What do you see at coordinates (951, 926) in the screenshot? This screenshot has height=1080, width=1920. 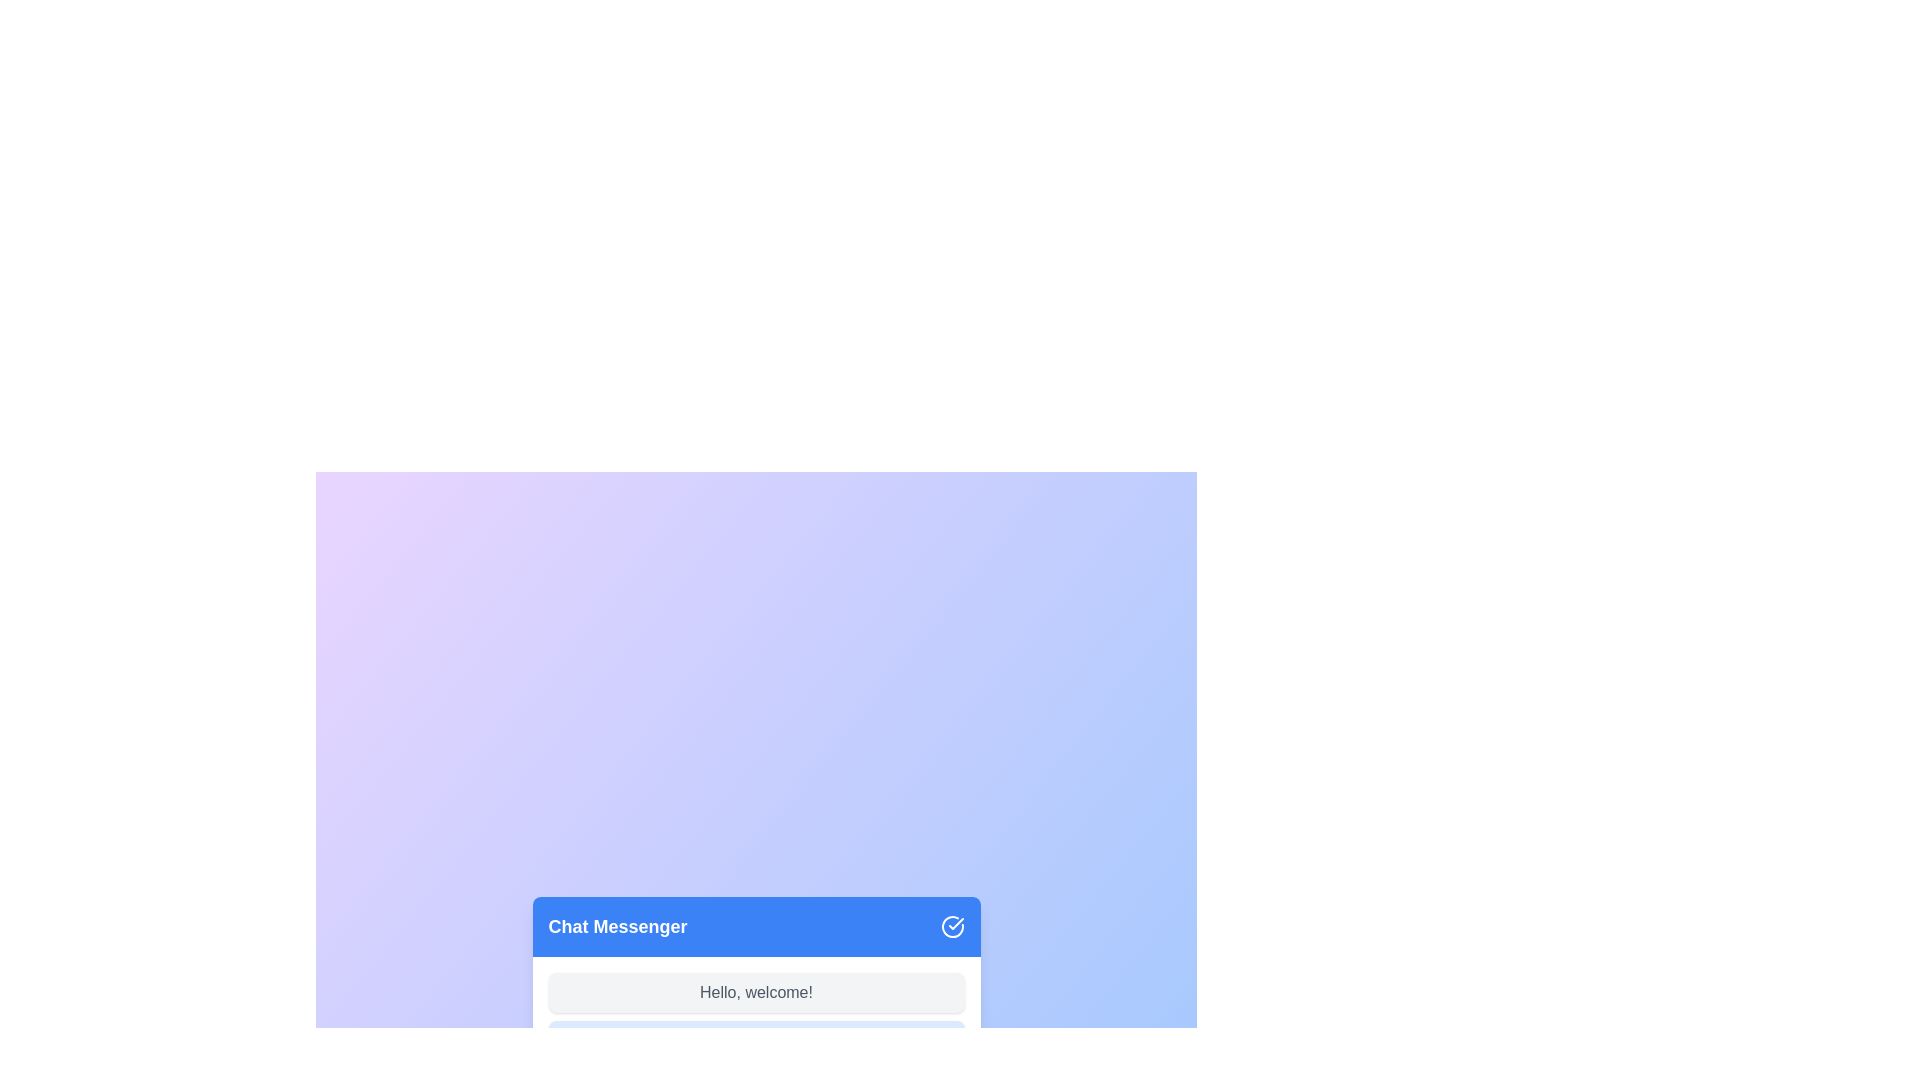 I see `the success indicator icon in the Chat Messenger interface, located in the top-right corner next to the Chat Messenger text` at bounding box center [951, 926].